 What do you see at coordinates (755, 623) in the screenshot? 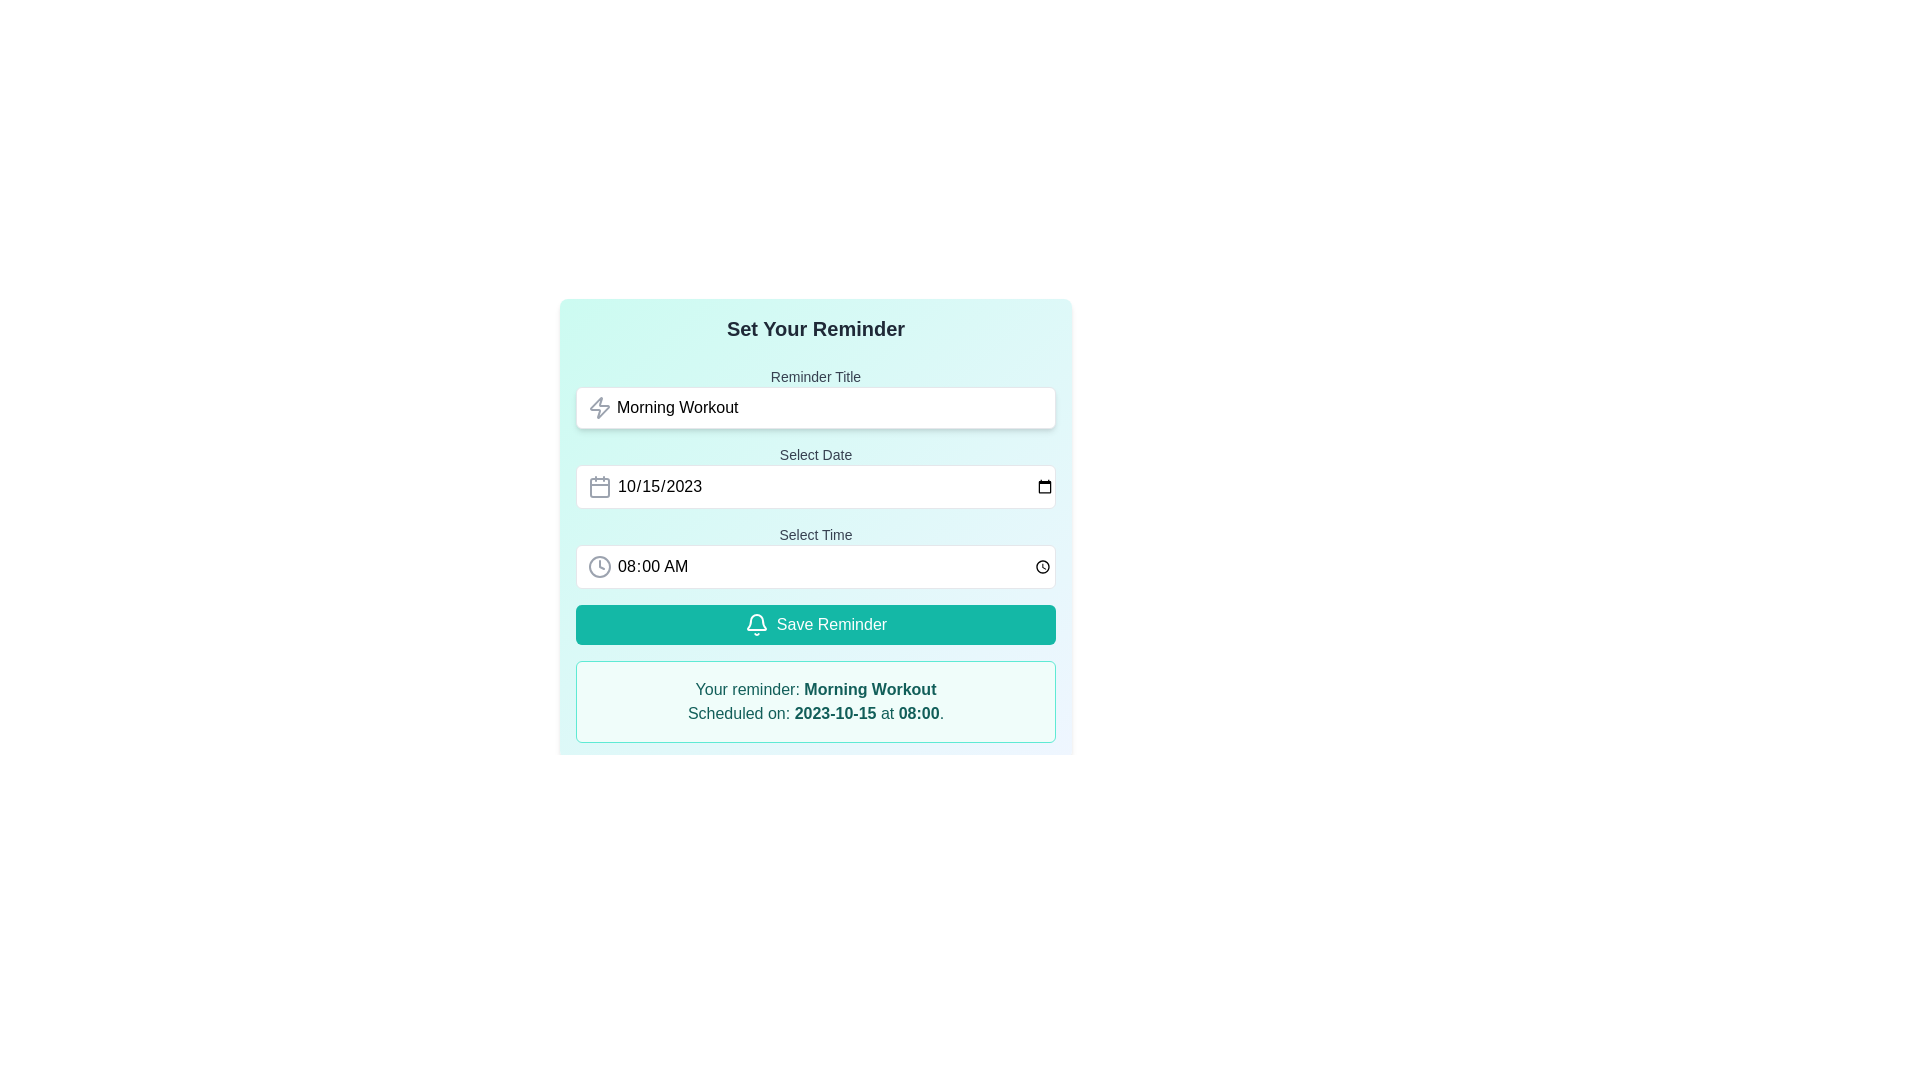
I see `the bell icon located on the left side of the 'Save Reminder' button, which serves as the primary action for saving reminders` at bounding box center [755, 623].